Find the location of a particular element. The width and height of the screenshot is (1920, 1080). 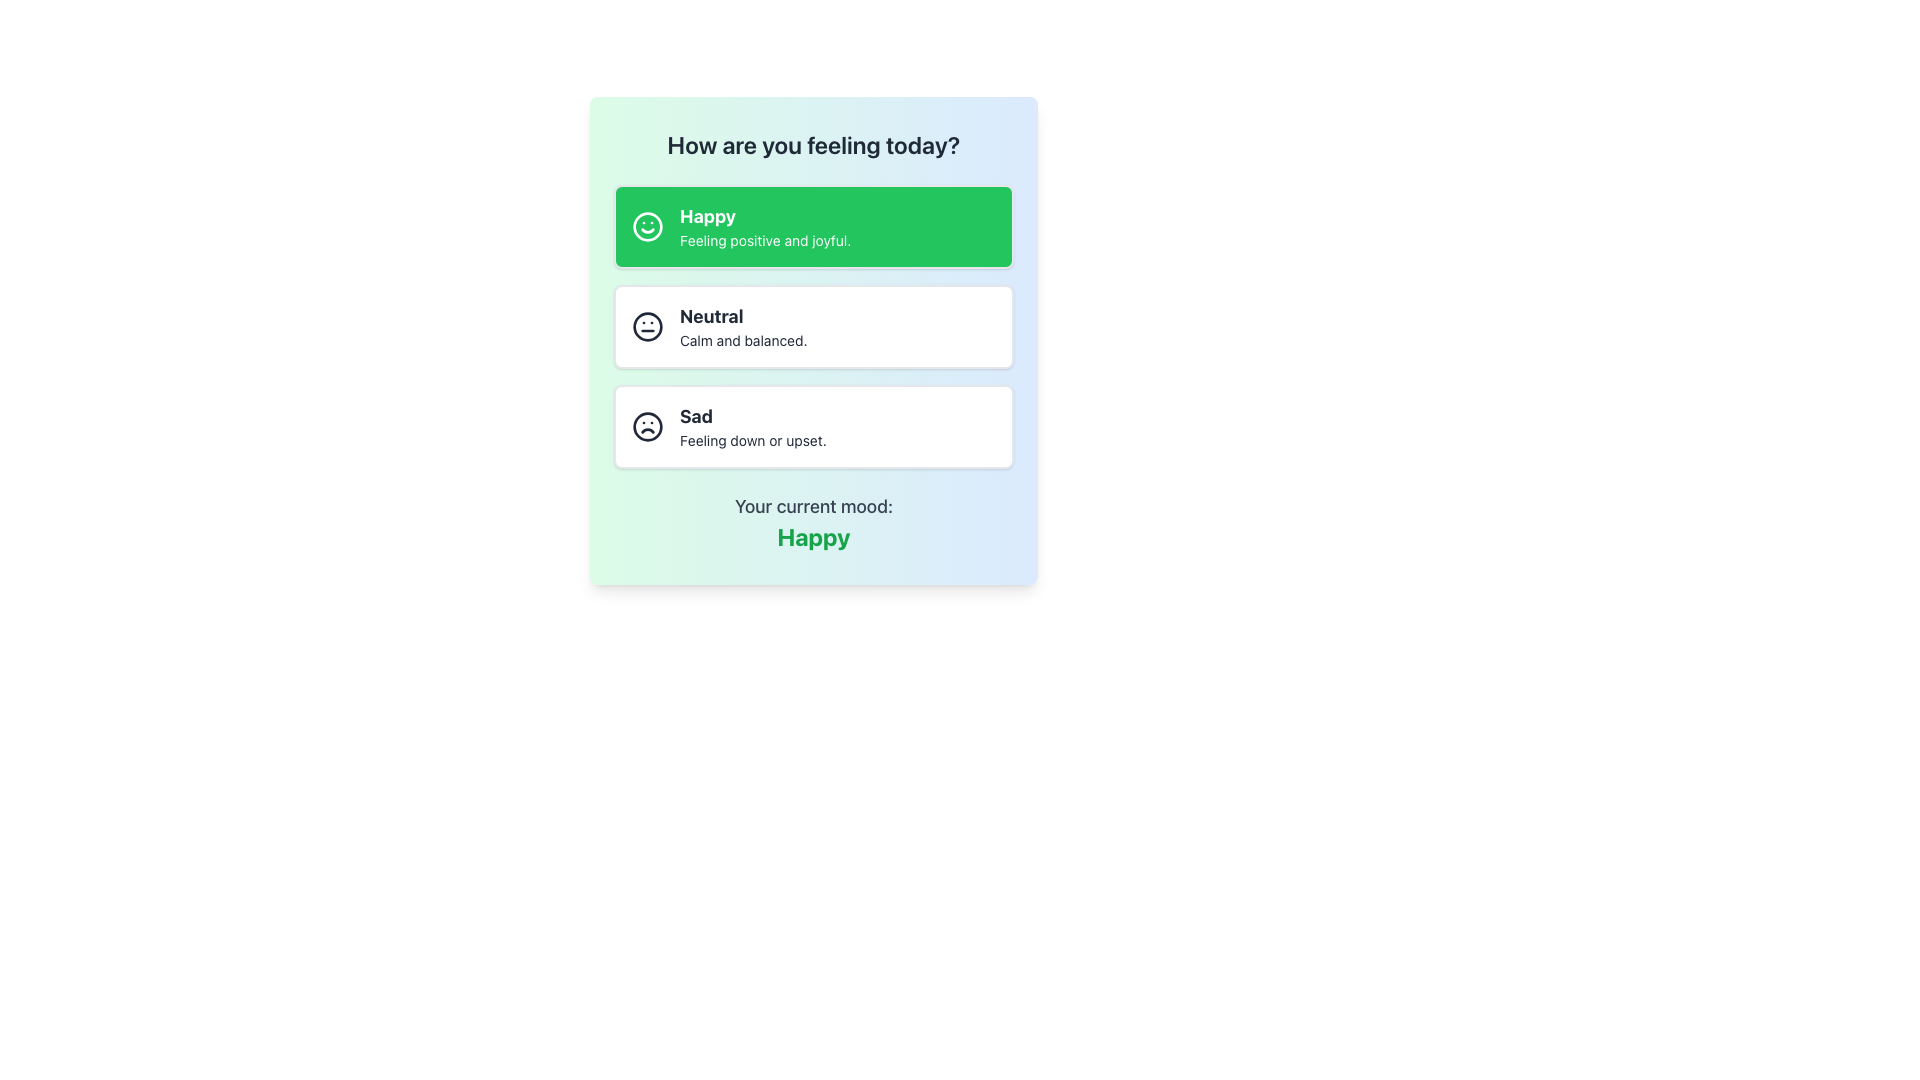

text of the 'Happy' mood option in the first selectable button of the mood choices list, which provides a title and description for users is located at coordinates (764, 226).